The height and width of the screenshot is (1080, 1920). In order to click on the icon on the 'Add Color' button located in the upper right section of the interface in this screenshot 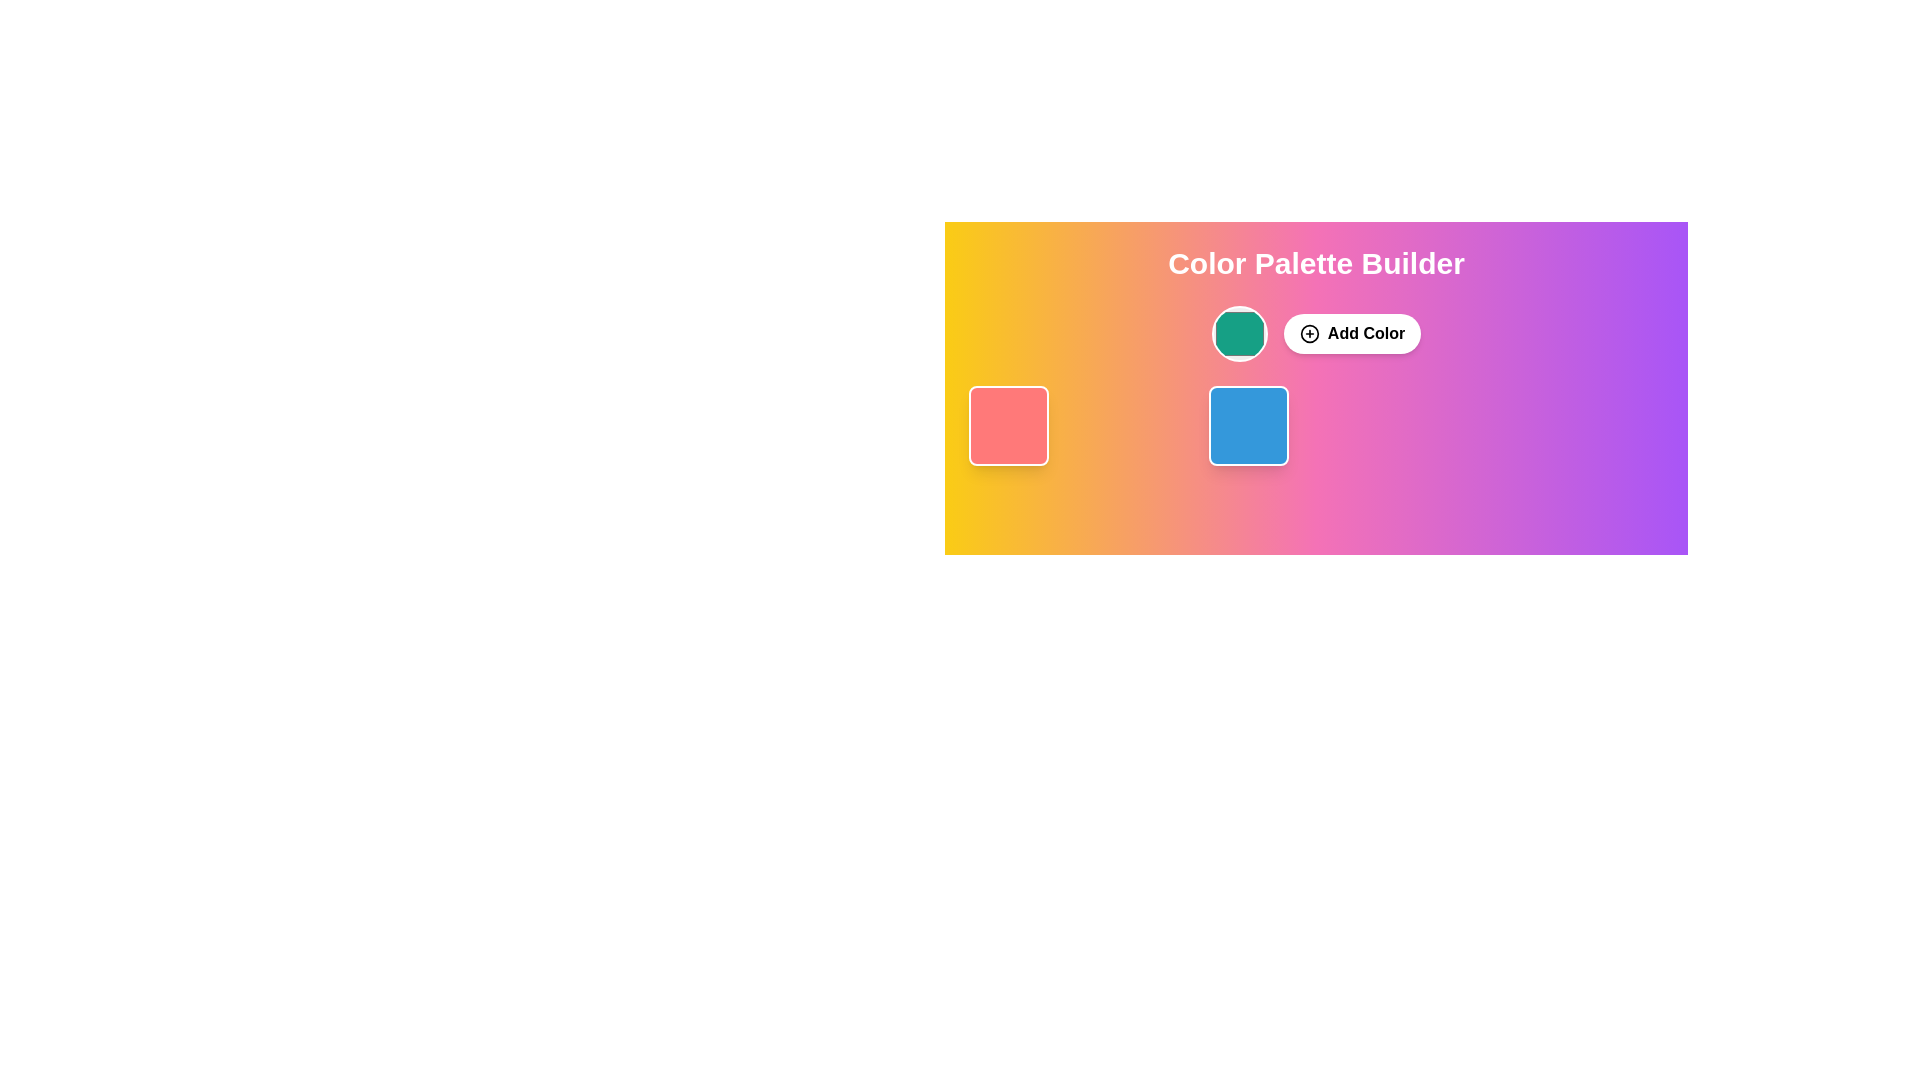, I will do `click(1309, 333)`.